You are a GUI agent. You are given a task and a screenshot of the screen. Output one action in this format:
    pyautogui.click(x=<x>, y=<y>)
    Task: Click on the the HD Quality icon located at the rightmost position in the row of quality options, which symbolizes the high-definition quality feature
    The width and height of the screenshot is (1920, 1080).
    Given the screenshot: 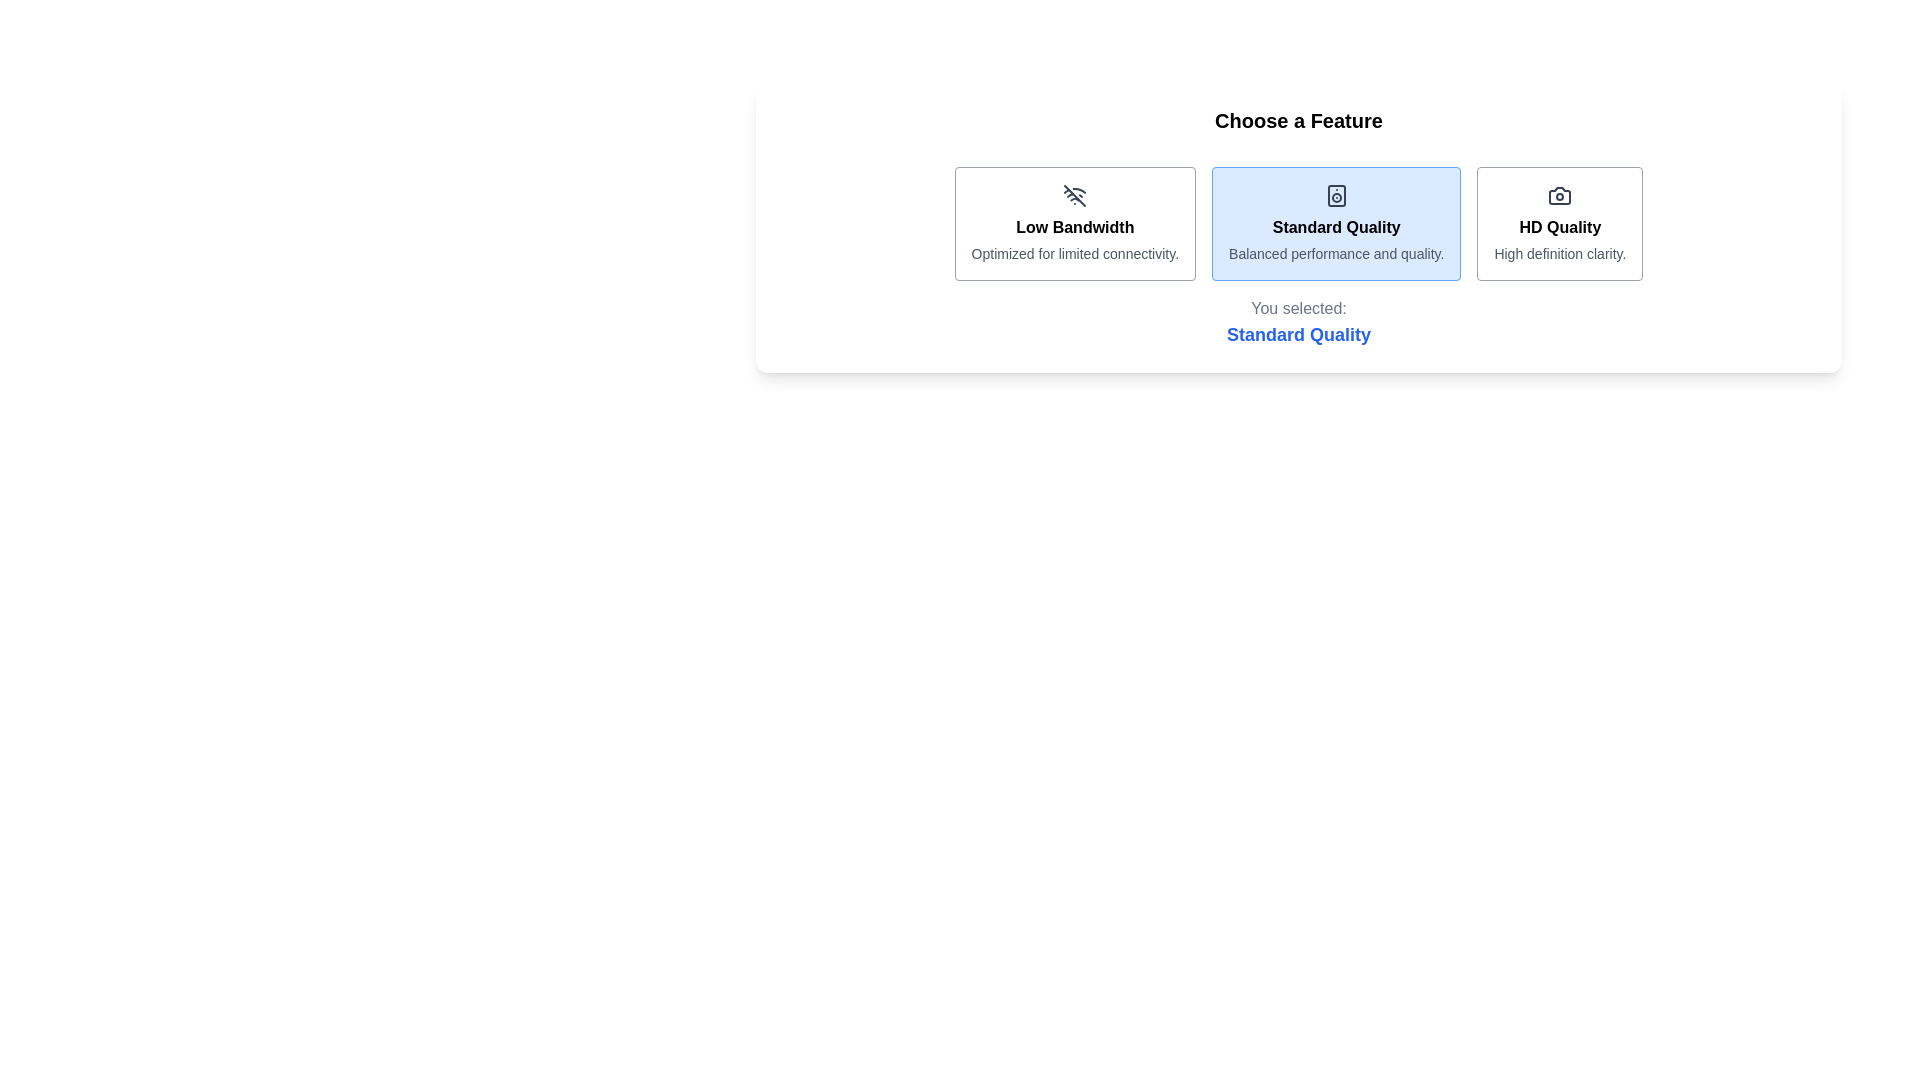 What is the action you would take?
    pyautogui.click(x=1559, y=196)
    